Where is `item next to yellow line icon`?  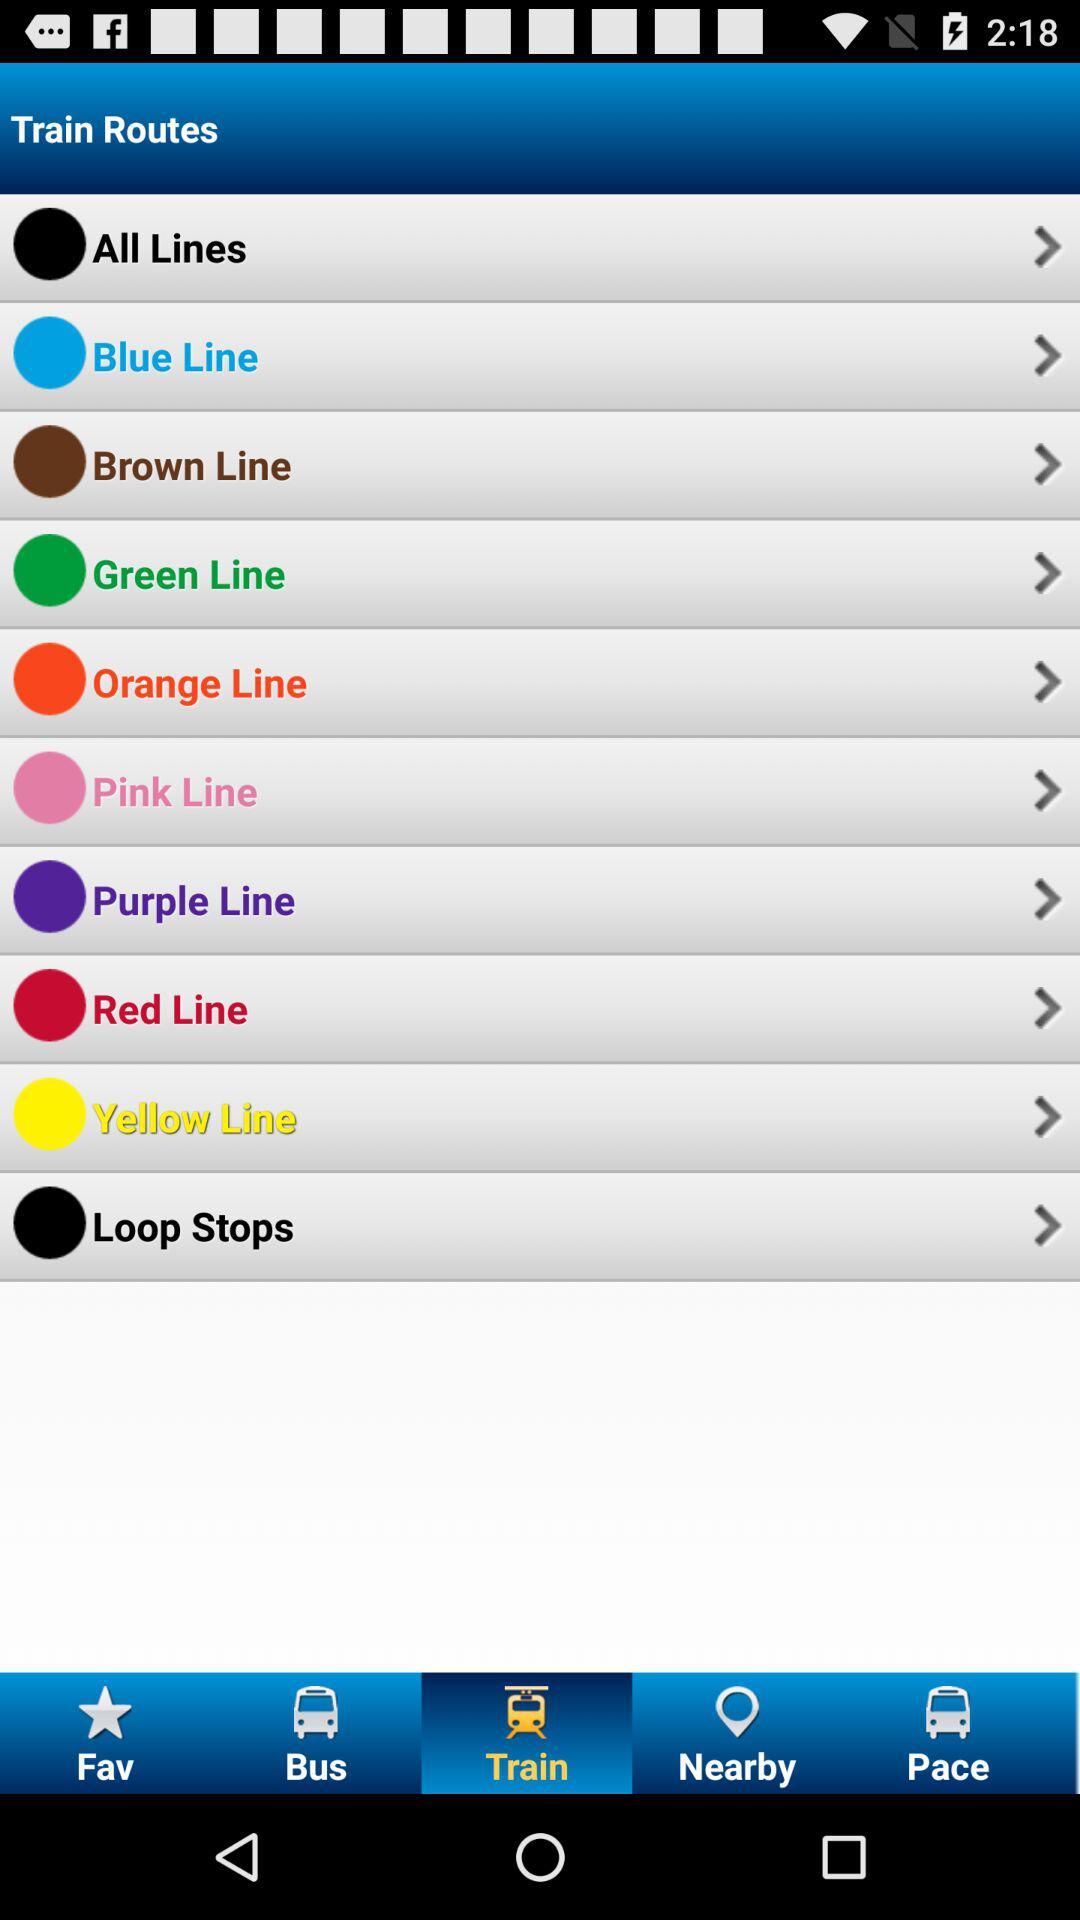
item next to yellow line icon is located at coordinates (1044, 1115).